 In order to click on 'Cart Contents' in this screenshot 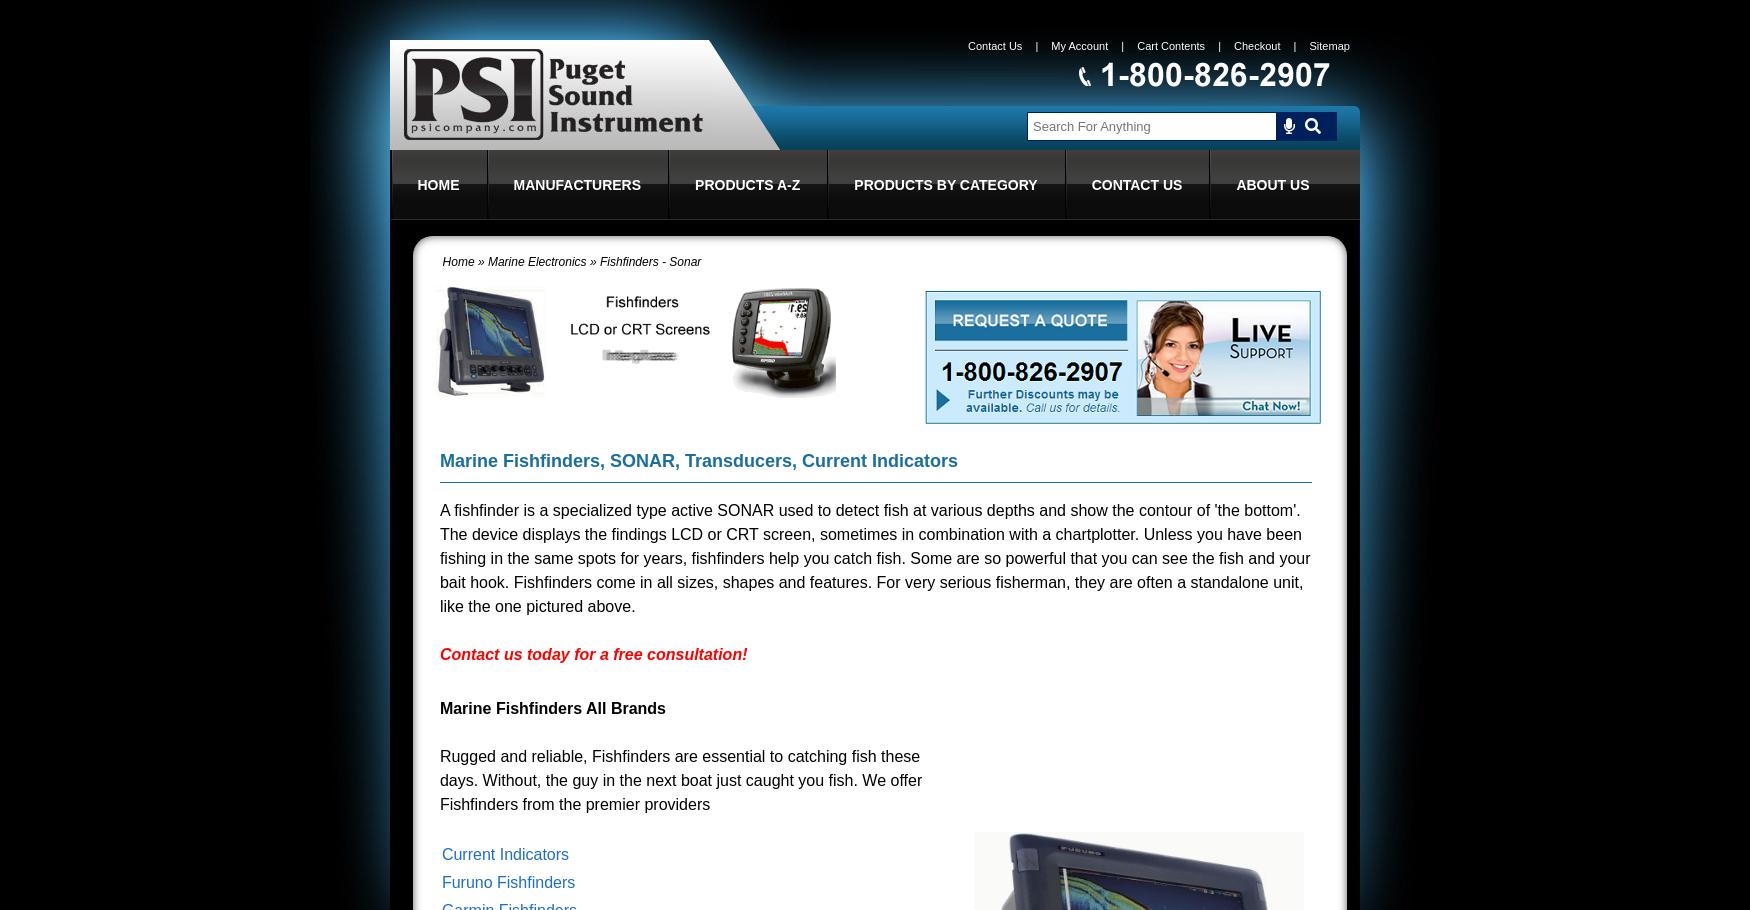, I will do `click(1169, 45)`.